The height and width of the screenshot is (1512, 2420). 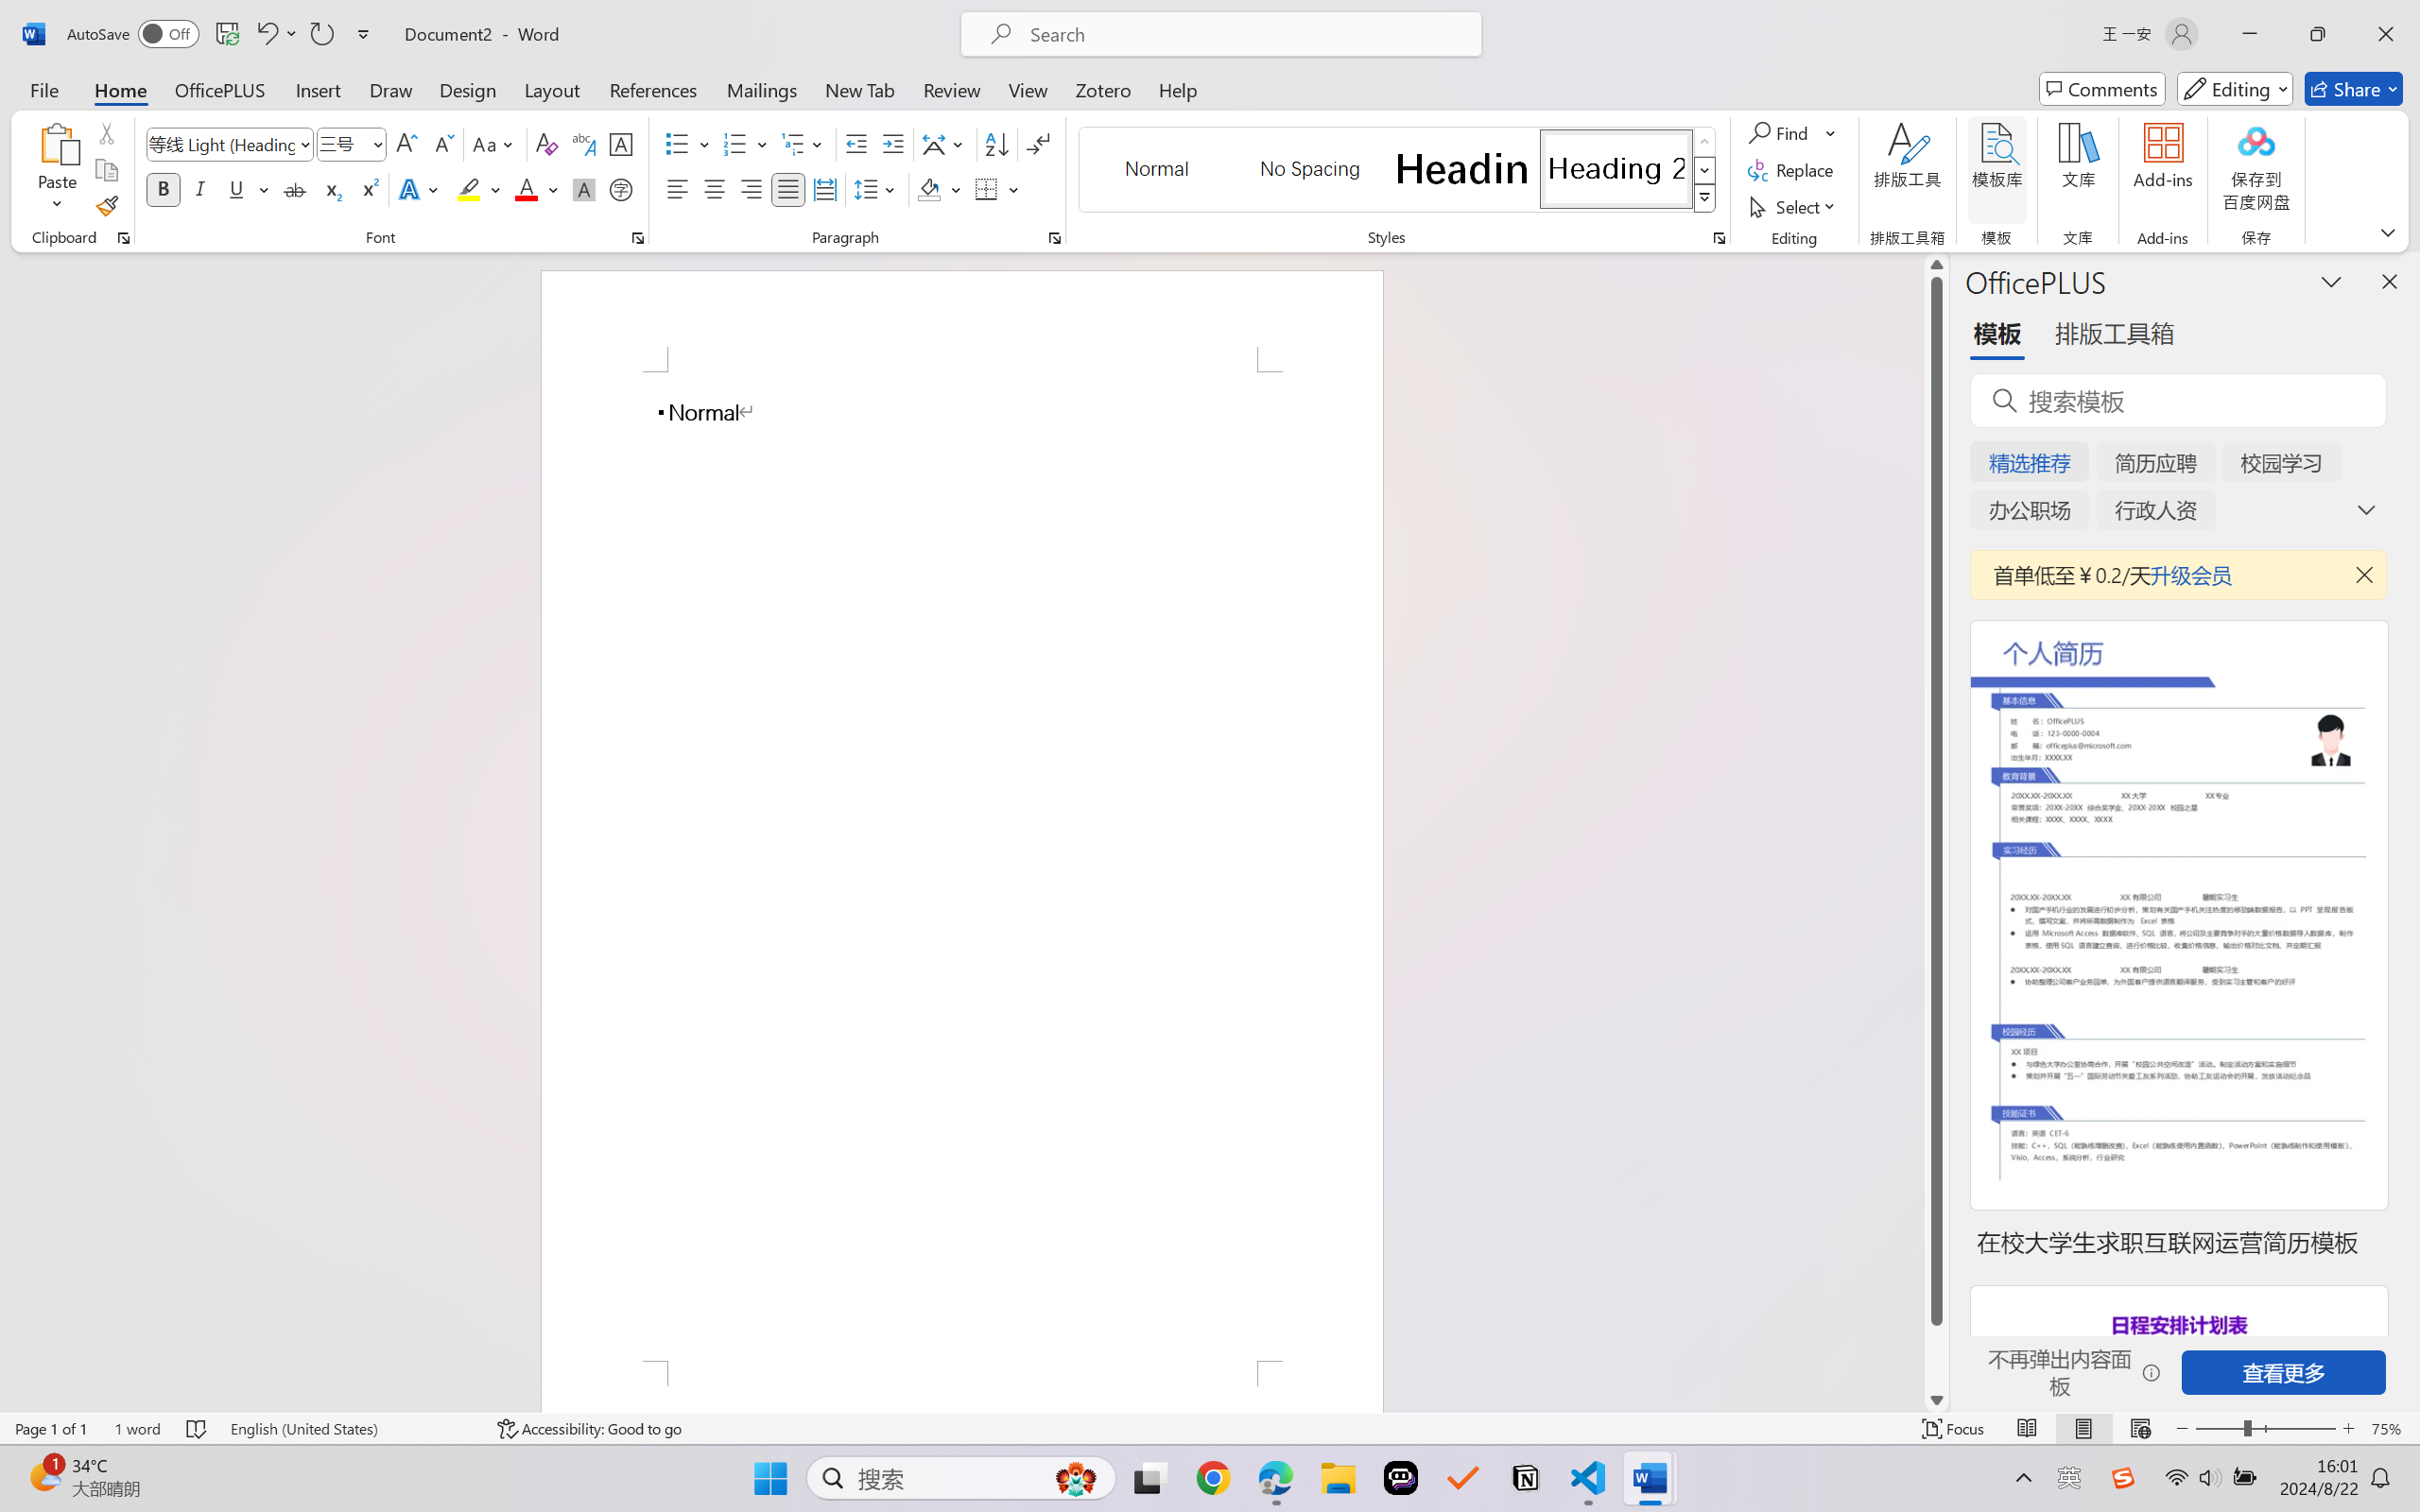 I want to click on 'Class: Image', so click(x=2122, y=1478).